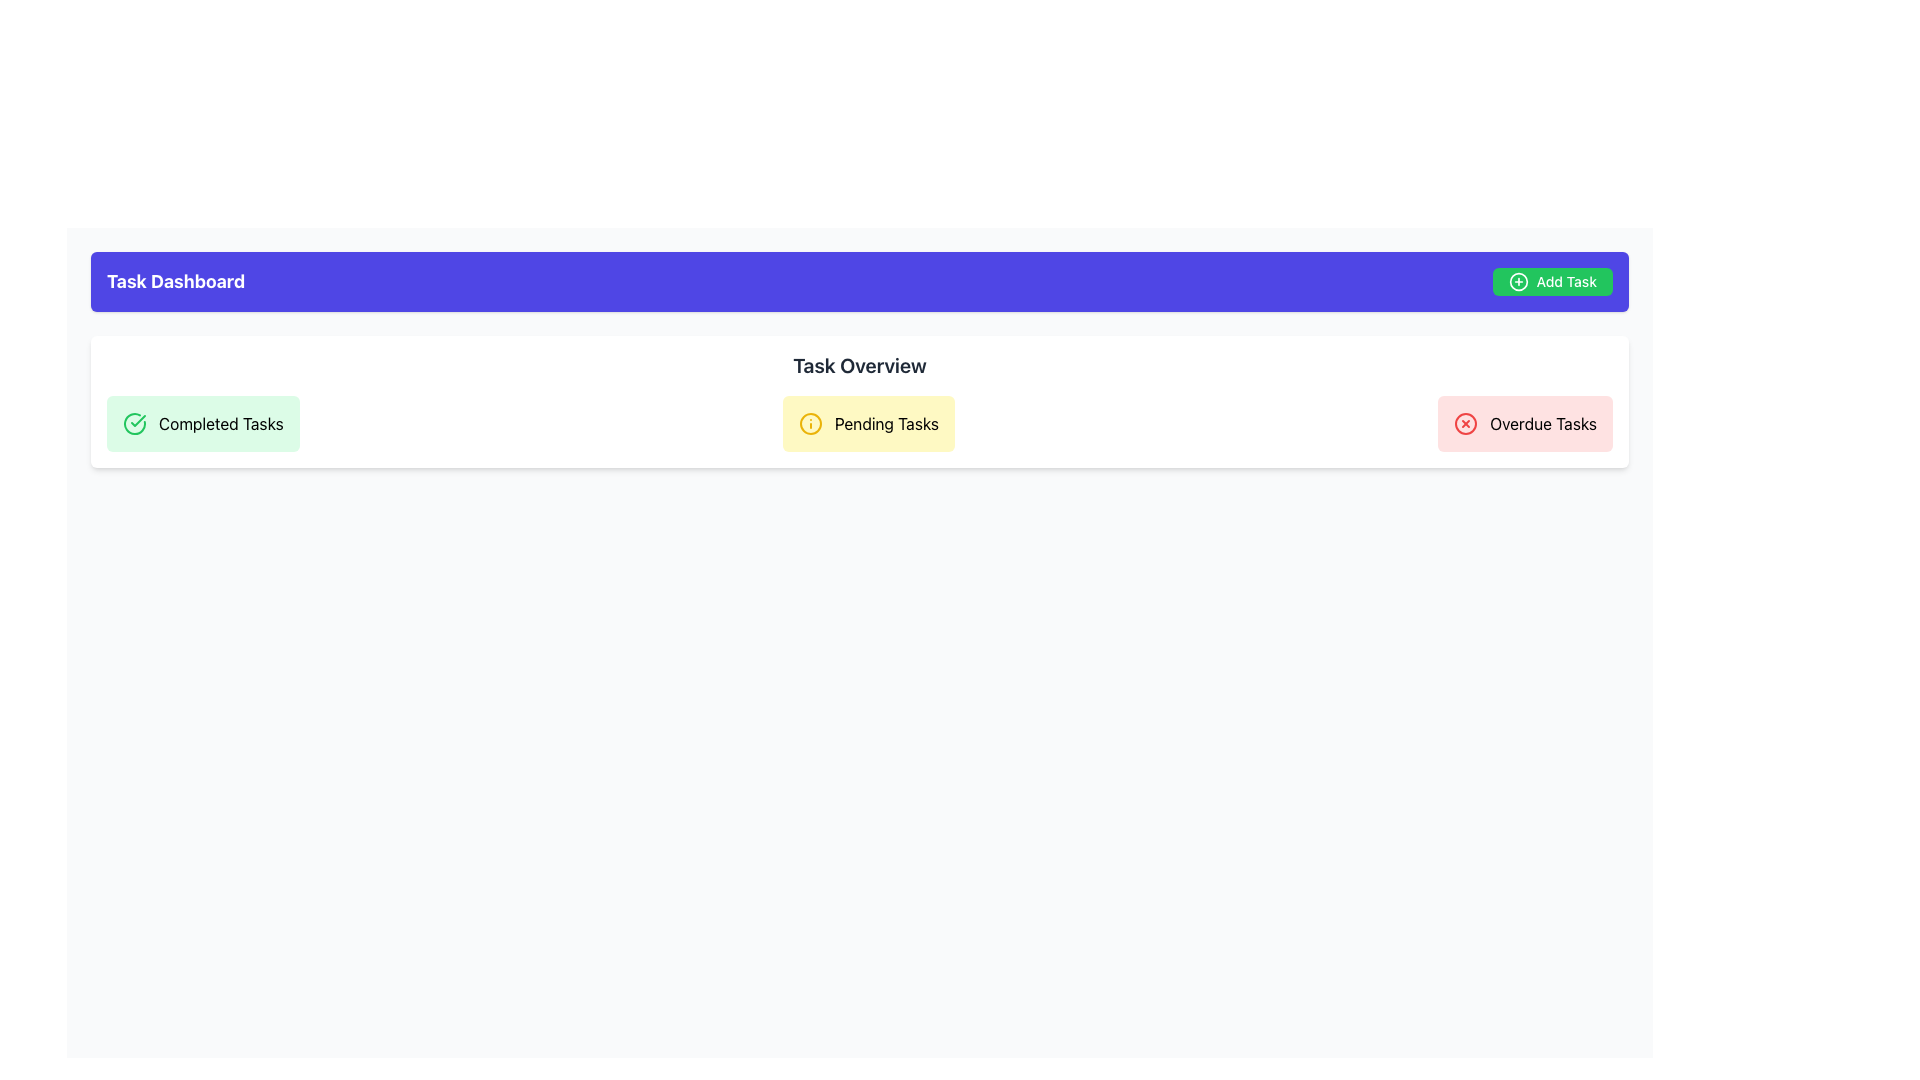 The height and width of the screenshot is (1080, 1920). What do you see at coordinates (1551, 281) in the screenshot?
I see `the 'Add Task' button located in the upper right corner of the dashboard's header section, which follows the 'Task Dashboard' title element` at bounding box center [1551, 281].